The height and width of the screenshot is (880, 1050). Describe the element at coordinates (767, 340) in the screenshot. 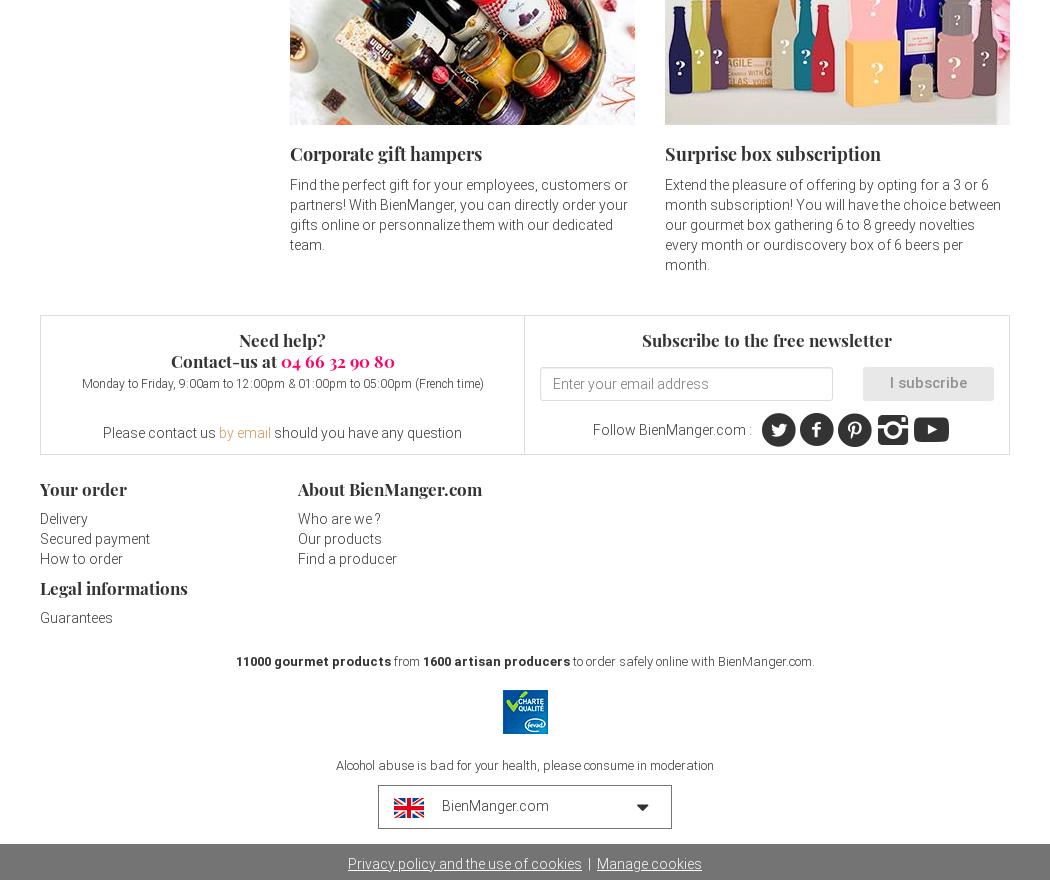

I see `'Subscribe to the free newsletter'` at that location.